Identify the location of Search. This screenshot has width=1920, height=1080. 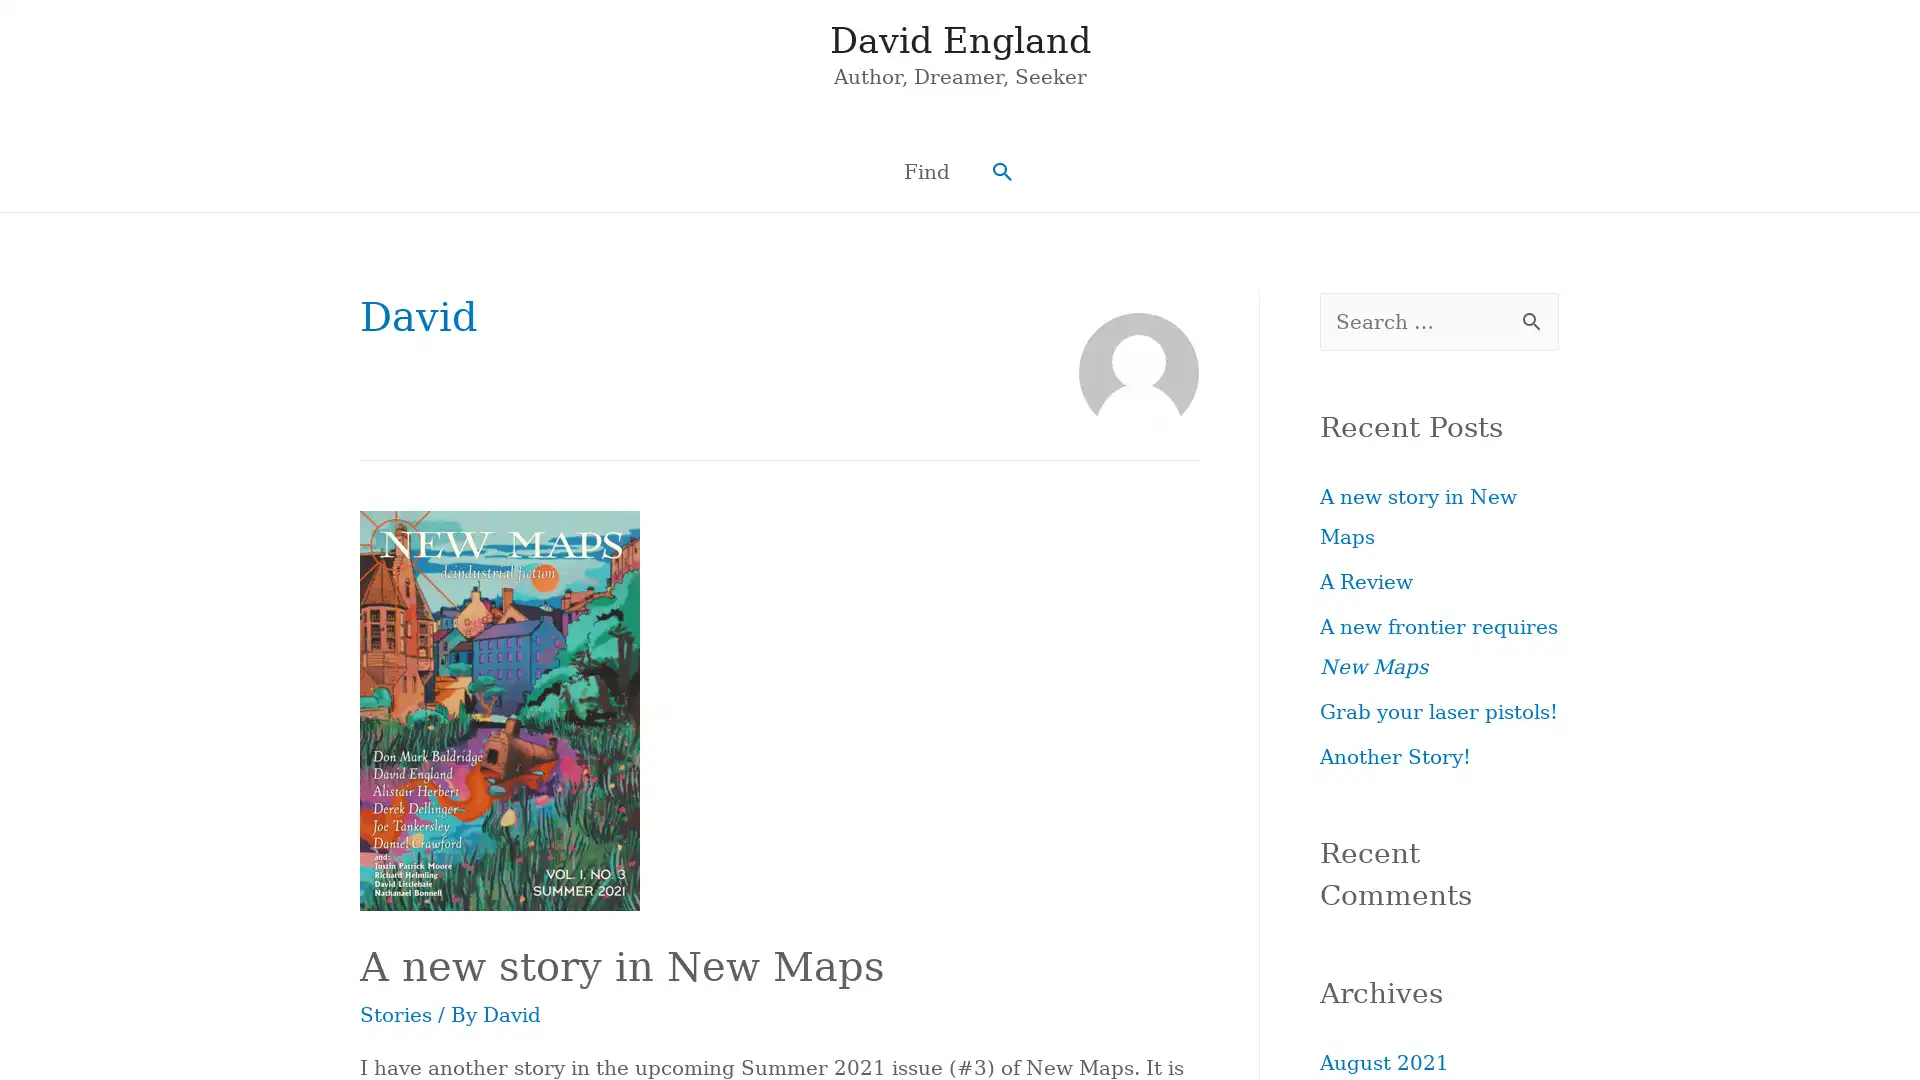
(1535, 323).